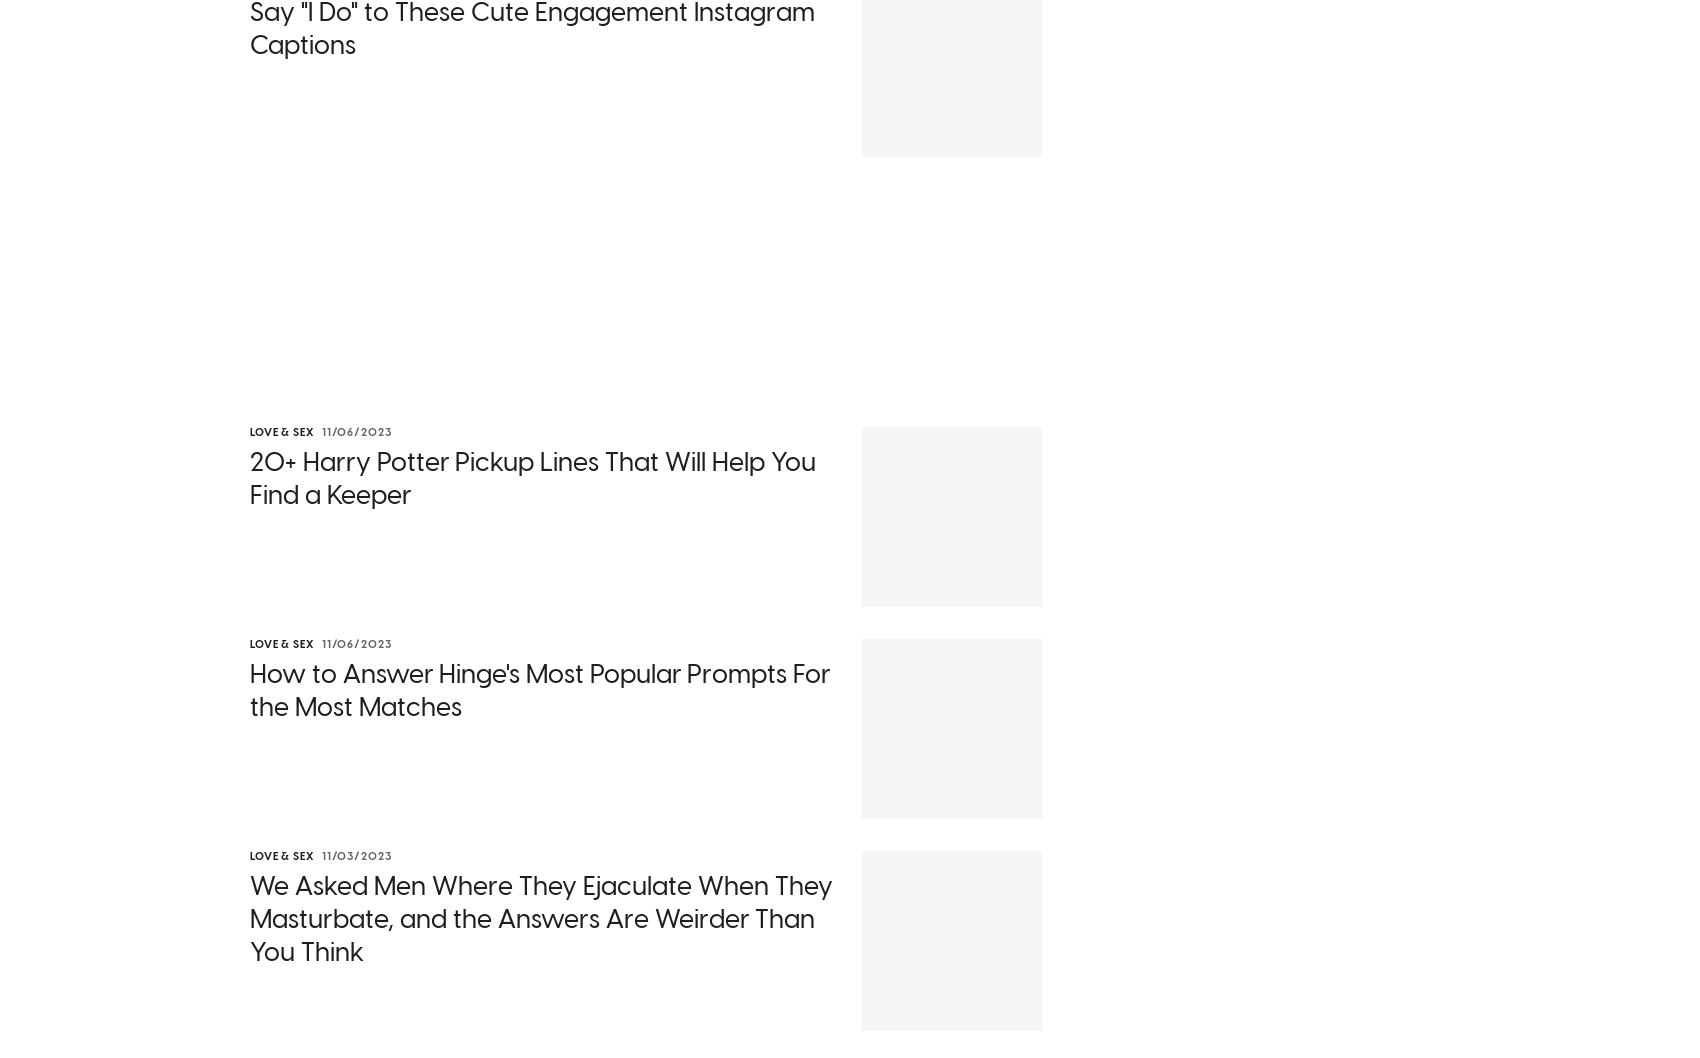  Describe the element at coordinates (250, 914) in the screenshot. I see `'In Virginia, the Department of Education increased the funds that went to subsidy-backed childcare programs last year. They've continually assessed and raised the amounts paid to these facilities to make sure that childcare providers are taken care of, and families receiving subsidies can find the care that they need.'` at that location.